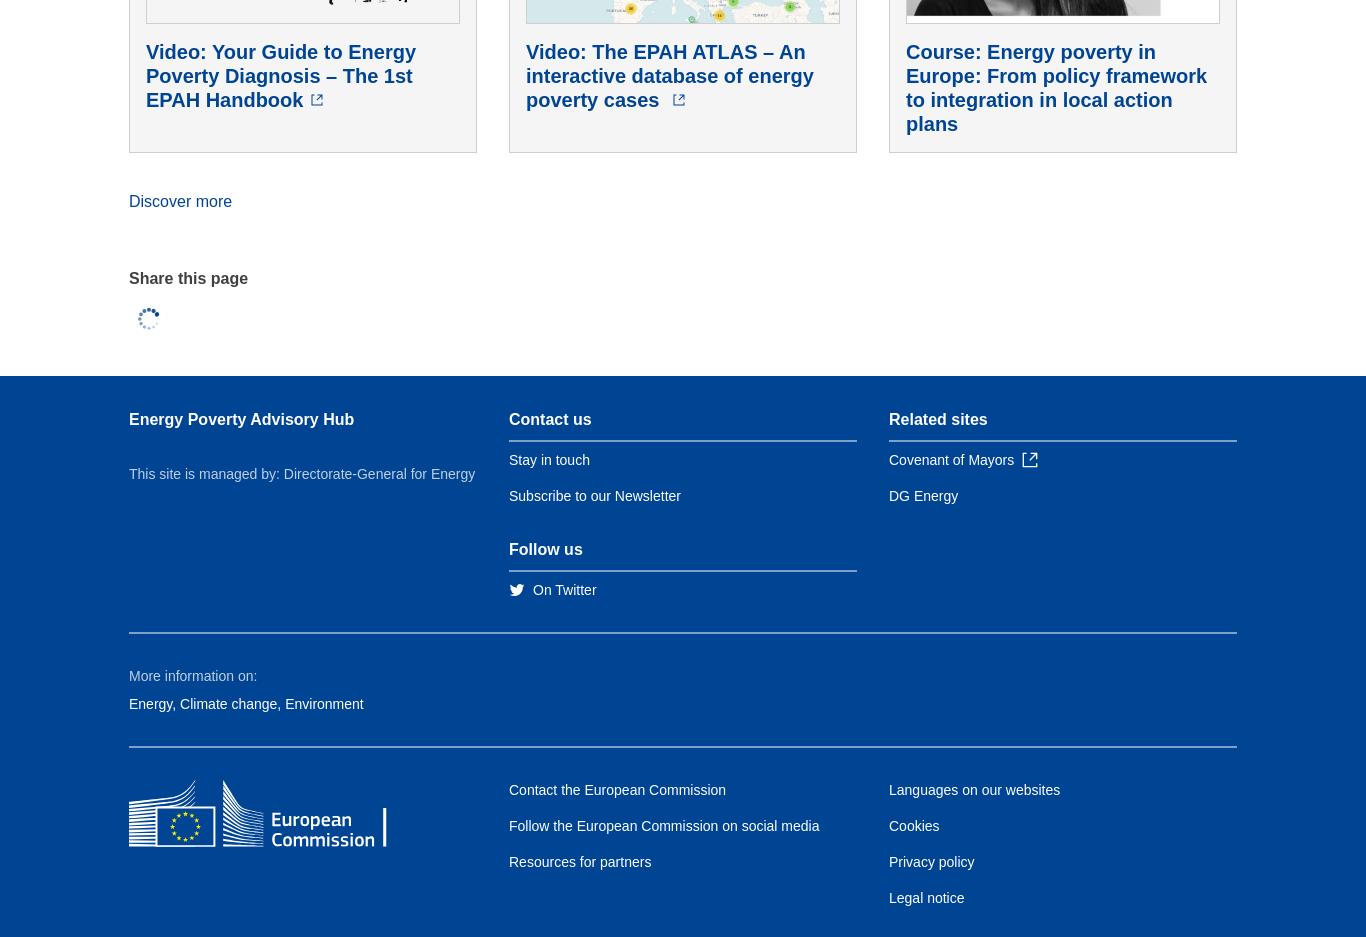 This screenshot has width=1366, height=937. What do you see at coordinates (663, 824) in the screenshot?
I see `'Follow the European Commission on social media'` at bounding box center [663, 824].